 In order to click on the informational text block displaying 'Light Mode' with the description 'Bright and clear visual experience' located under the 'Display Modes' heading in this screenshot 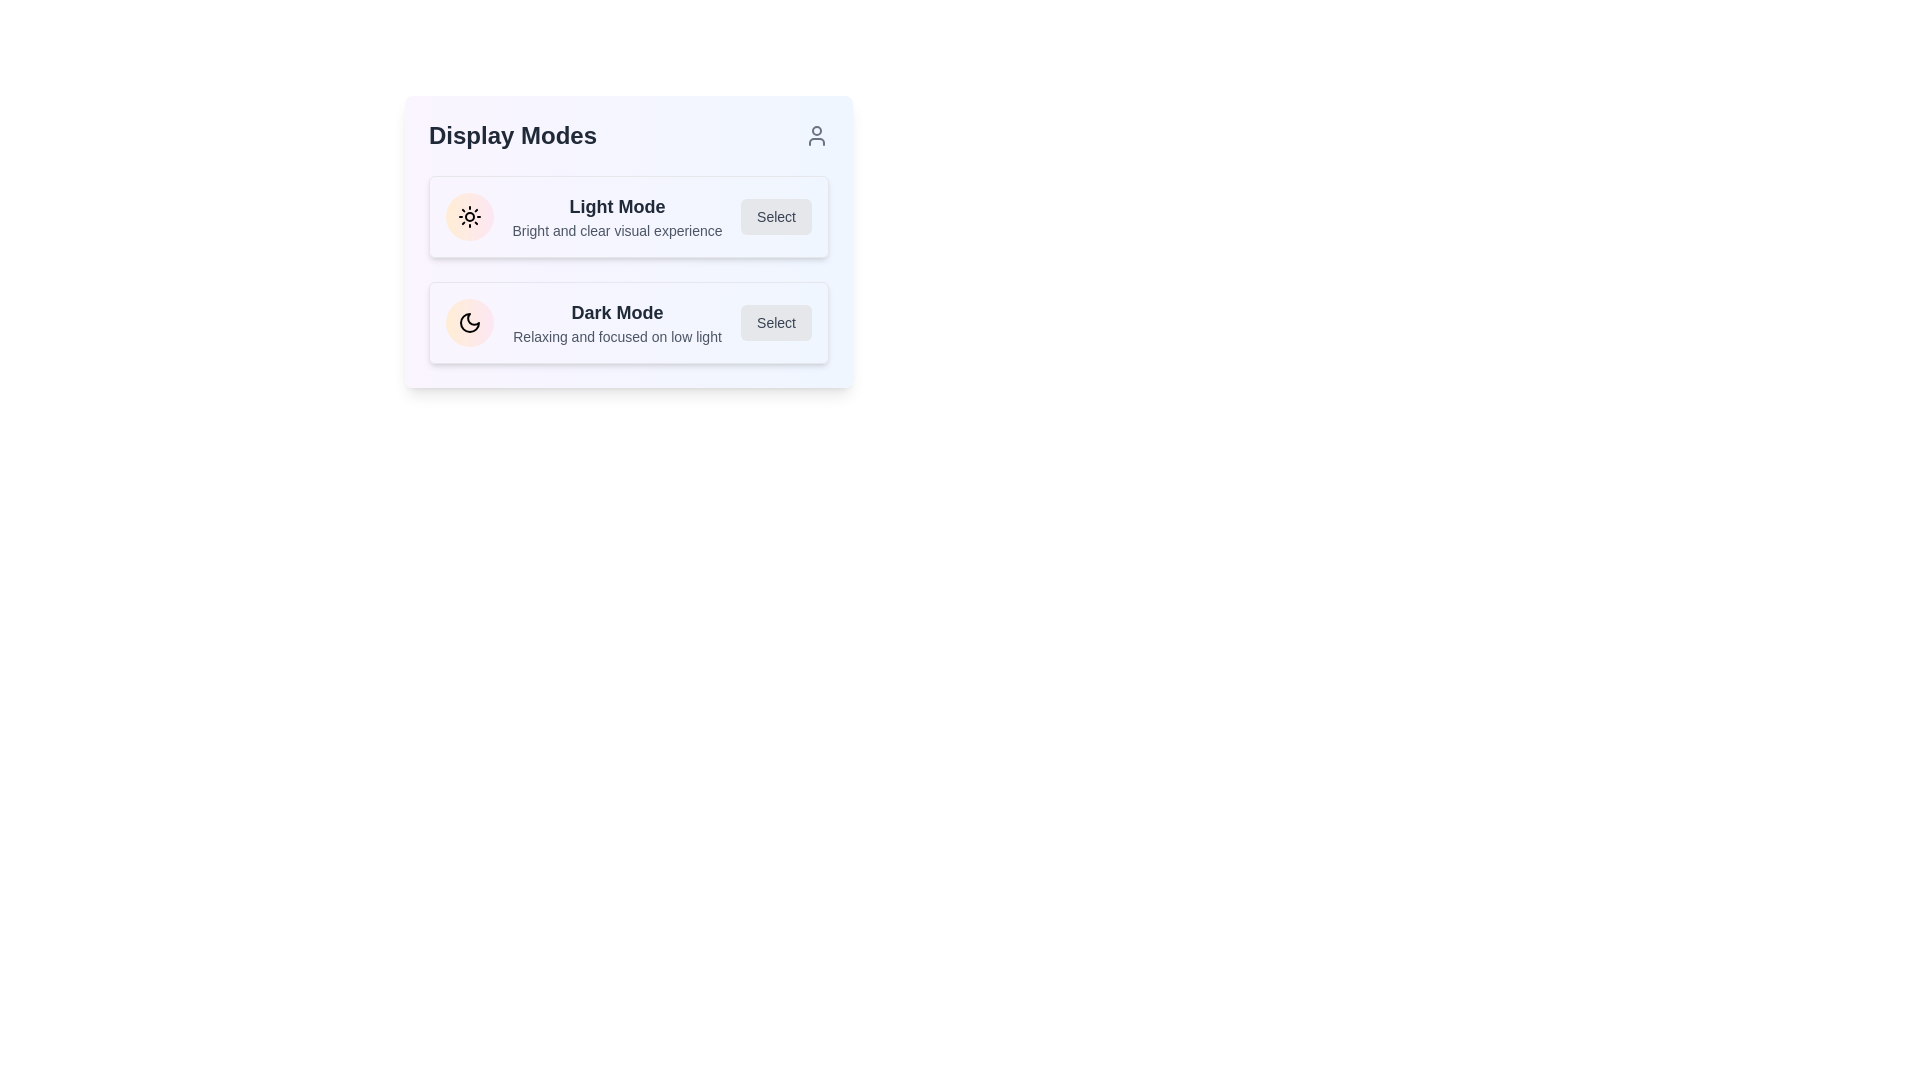, I will do `click(616, 216)`.